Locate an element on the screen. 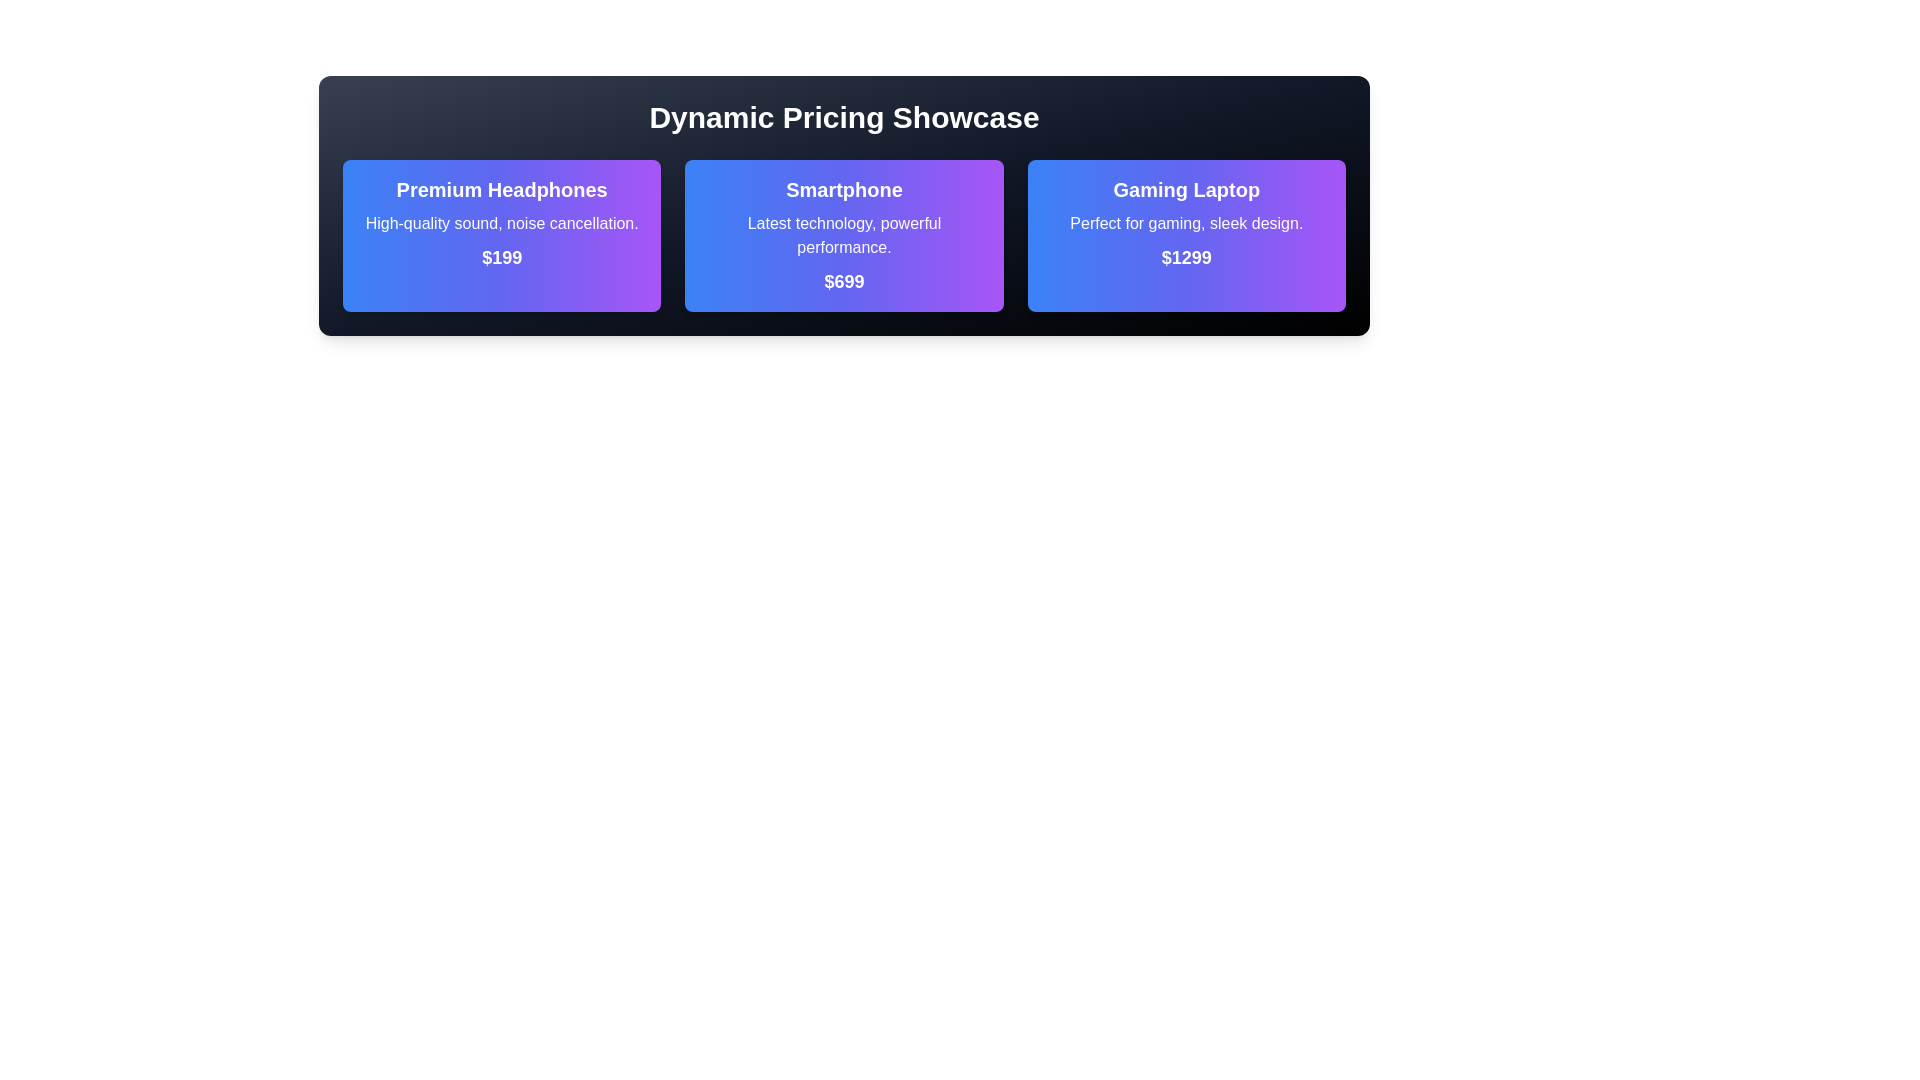 This screenshot has width=1920, height=1080. the 'Gaming Laptop' text label, which is displayed in bold, large font with a gradient background, located at the top of the rightmost card in a row of three cards is located at coordinates (1186, 189).